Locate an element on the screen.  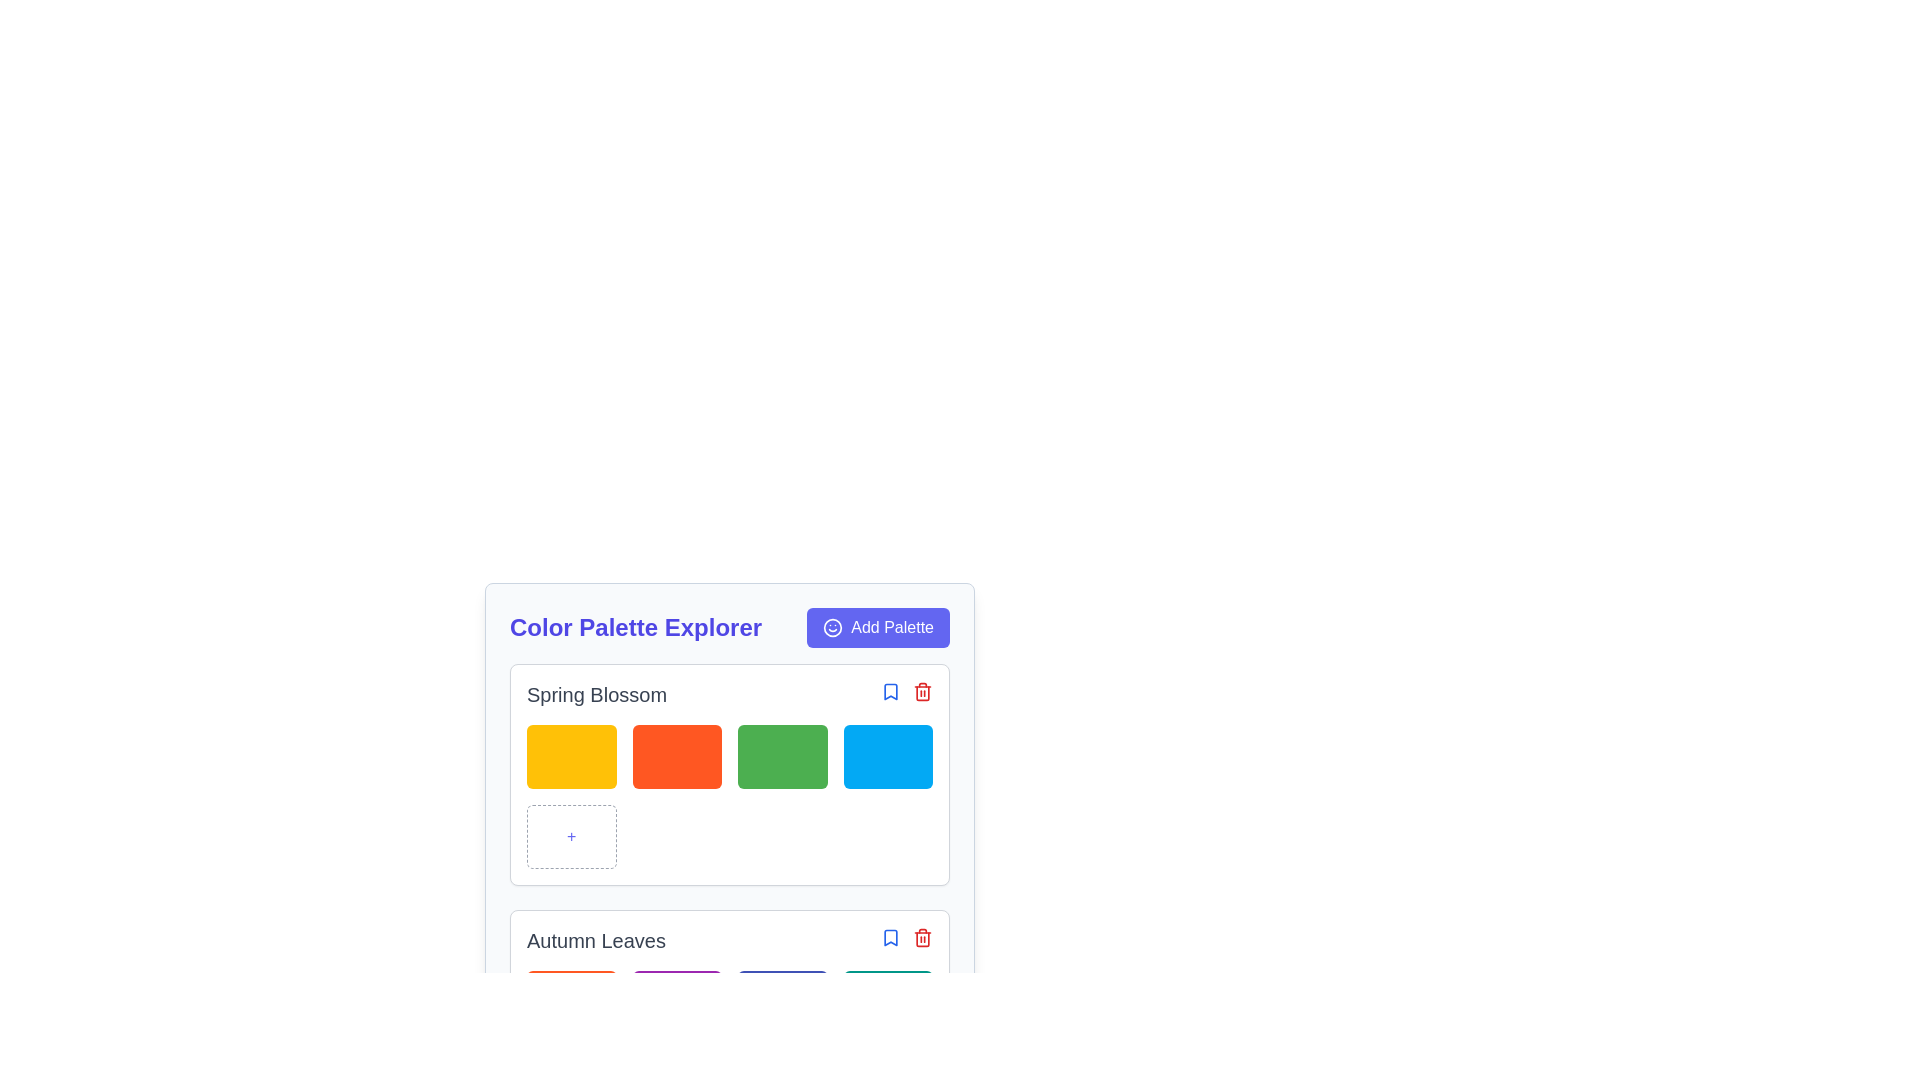
the first color swatch in the 'Spring Blossom' color palette is located at coordinates (570, 756).